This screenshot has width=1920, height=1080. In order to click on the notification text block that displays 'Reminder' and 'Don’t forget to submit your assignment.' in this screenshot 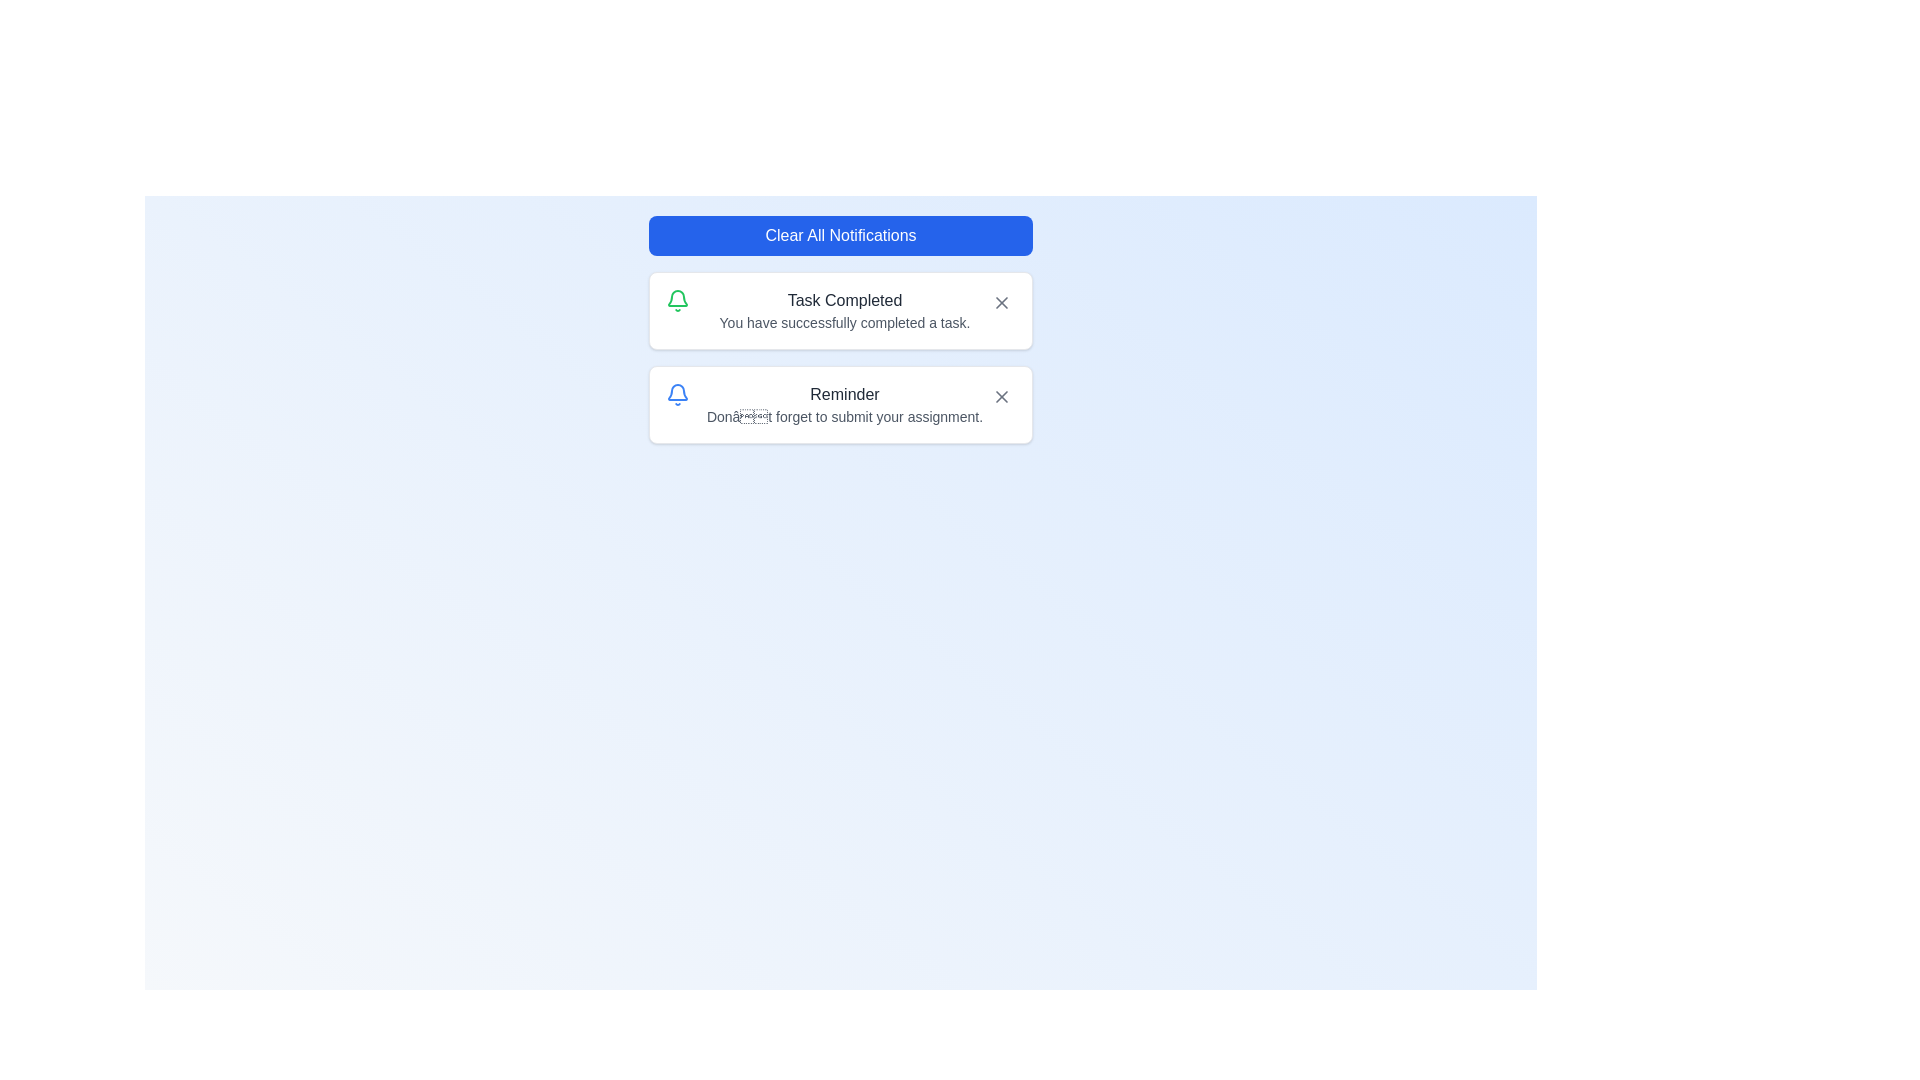, I will do `click(844, 405)`.